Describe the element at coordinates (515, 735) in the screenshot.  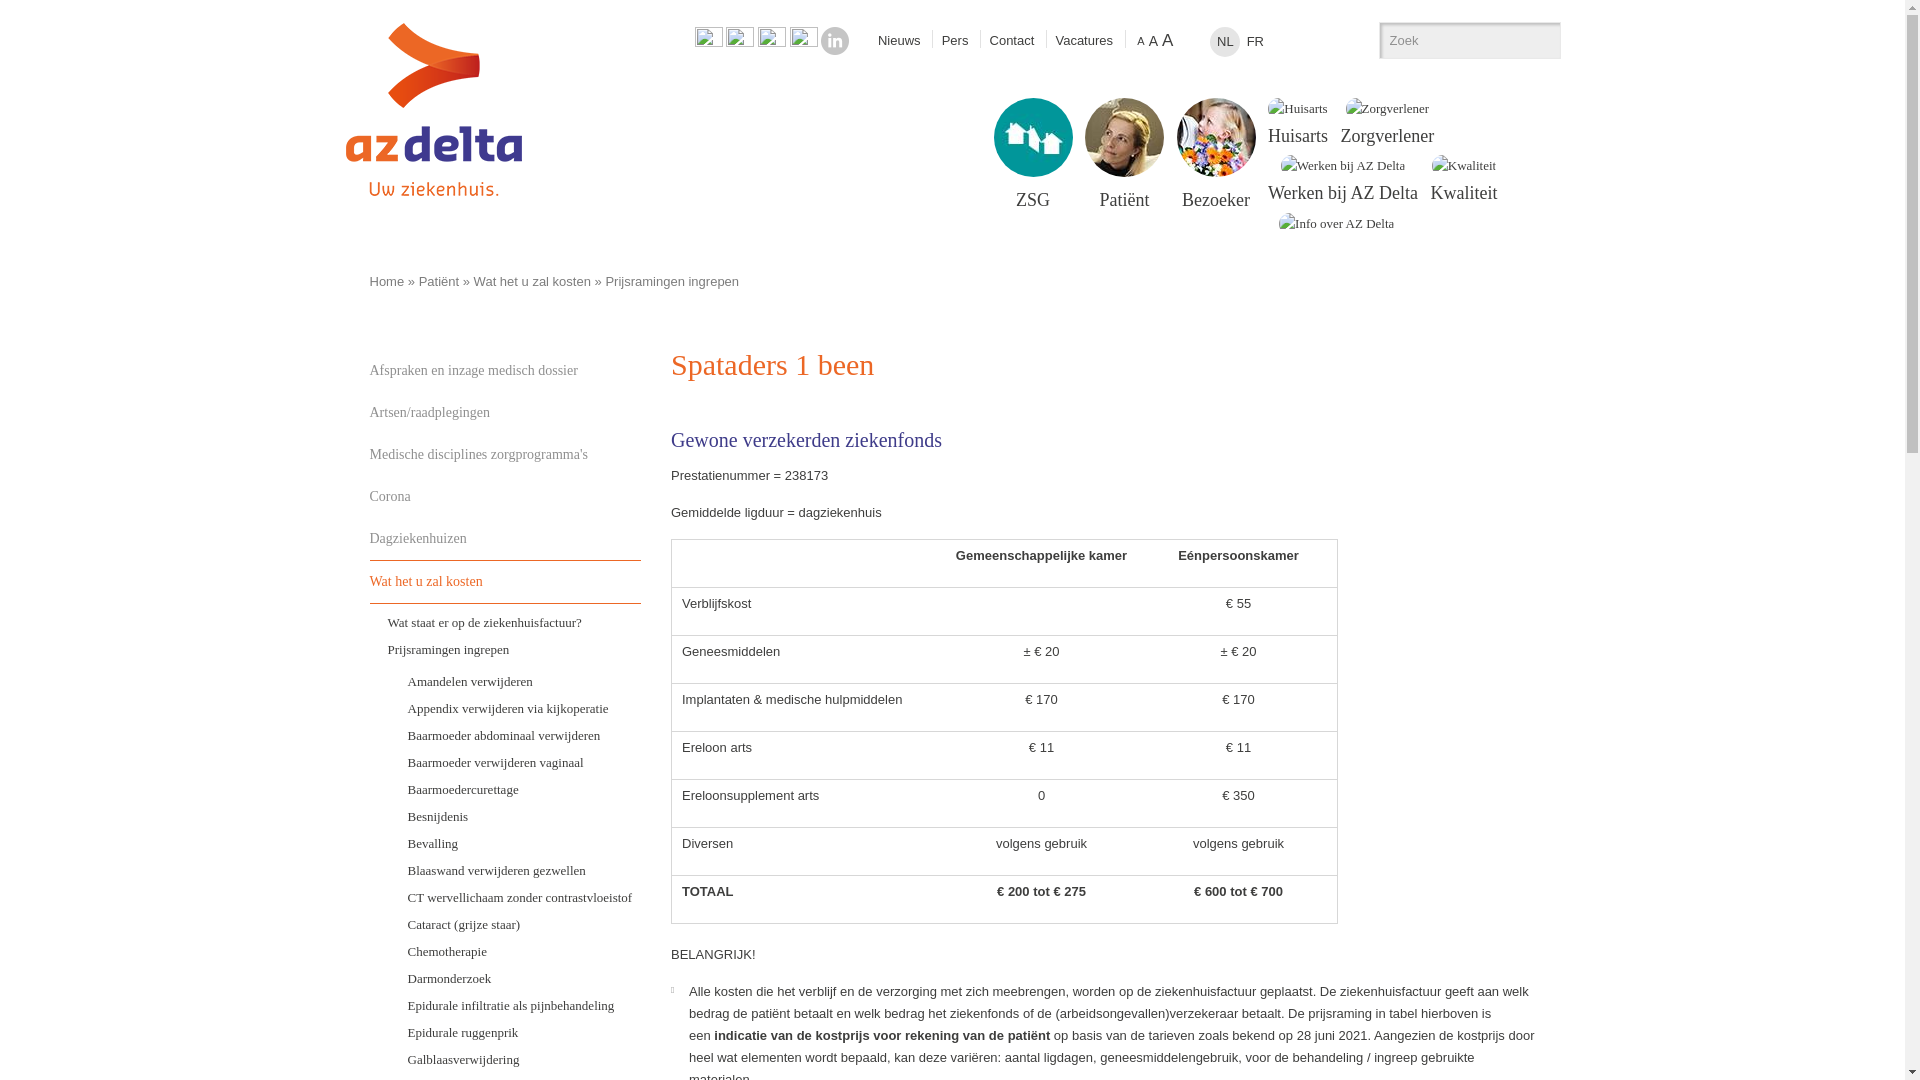
I see `'Baarmoeder abdominaal verwijderen'` at that location.